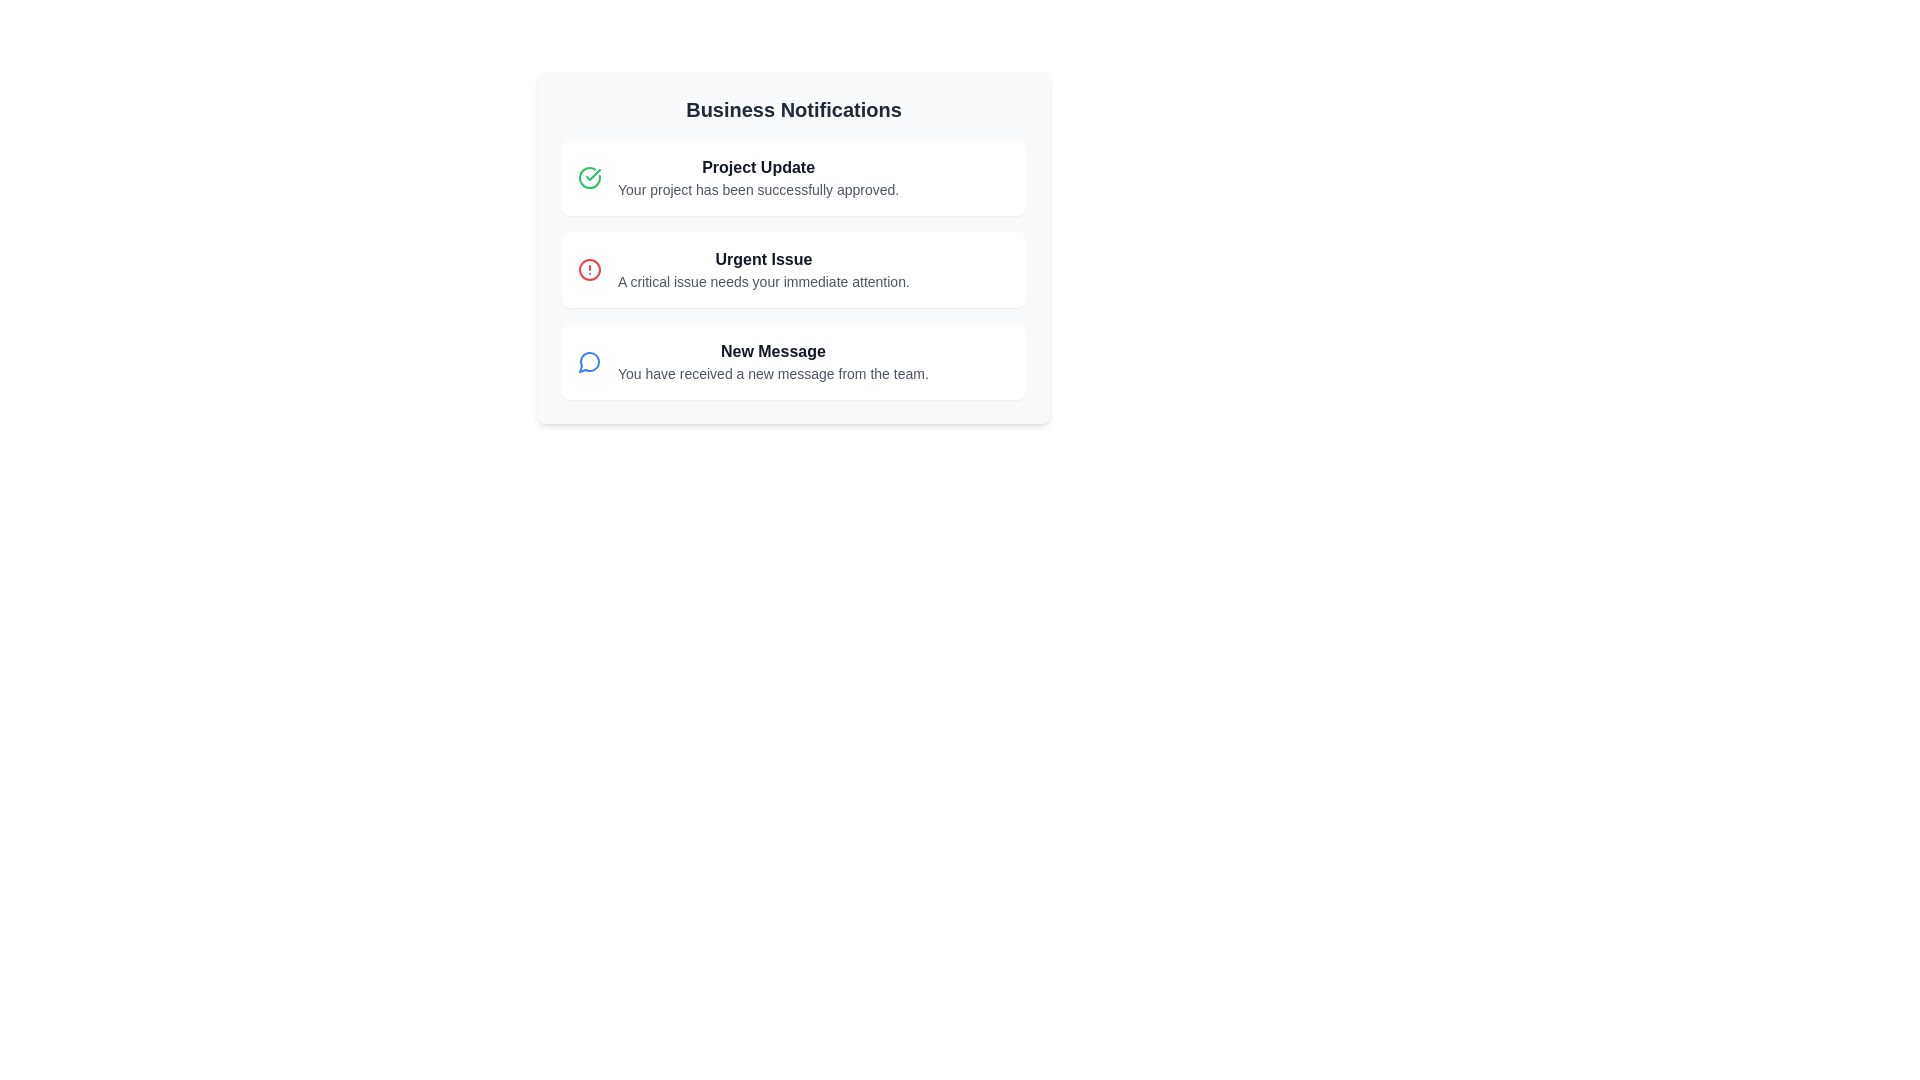 The width and height of the screenshot is (1920, 1080). What do you see at coordinates (792, 270) in the screenshot?
I see `the second notification card in the vertical list, which alerts the user about an urgent issue requiring immediate attention` at bounding box center [792, 270].